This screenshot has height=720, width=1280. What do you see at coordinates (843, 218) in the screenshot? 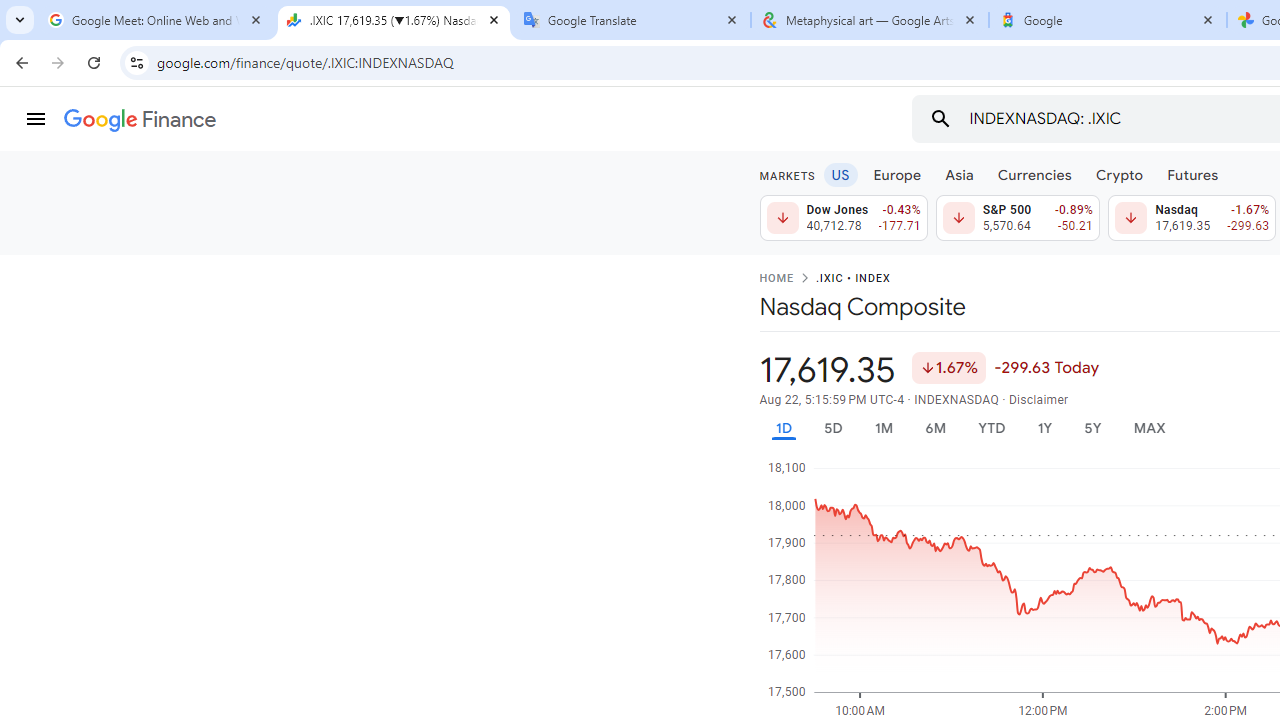
I see `'Dow Jones 40,712.78 Down by 0.43% -177.71'` at bounding box center [843, 218].